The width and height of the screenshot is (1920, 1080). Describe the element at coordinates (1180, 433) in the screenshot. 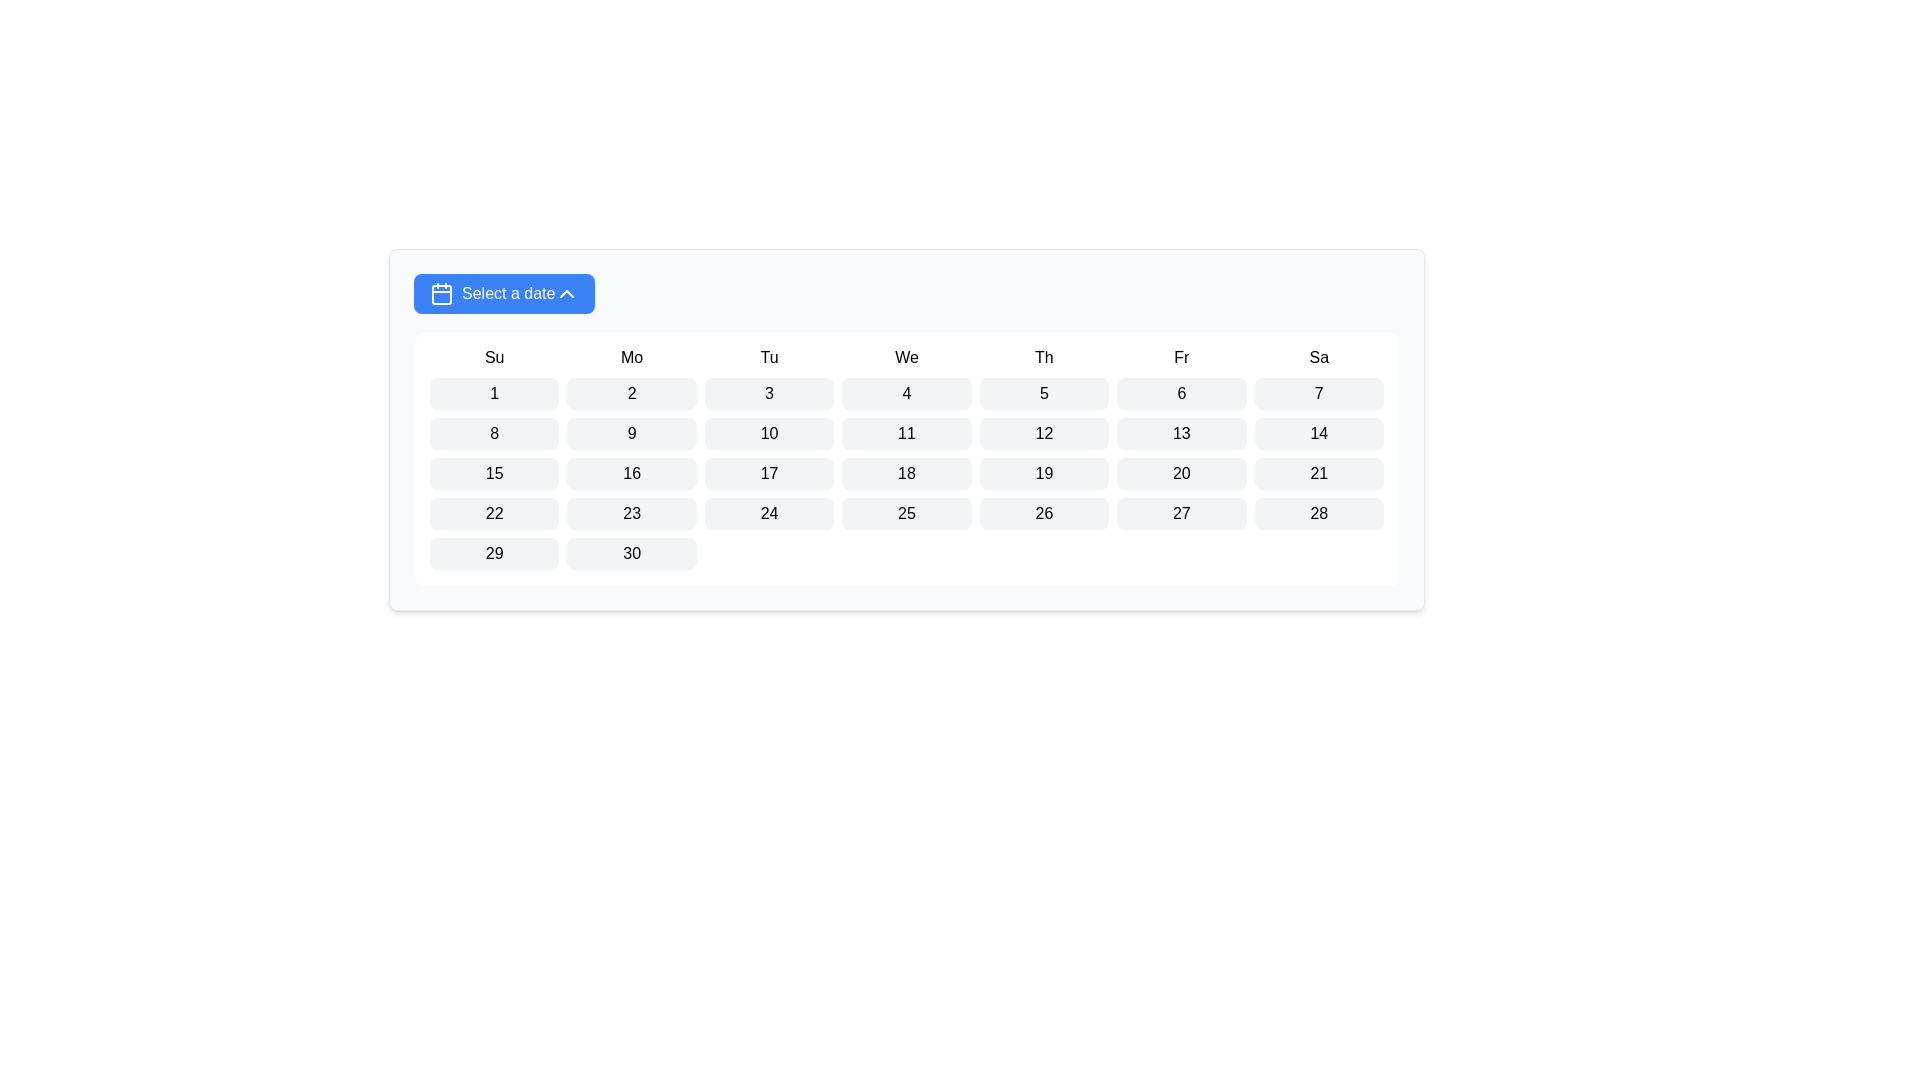

I see `the button with the number '13' centered in black text, which is located in the sixth column of the third row under 'Fr'` at that location.